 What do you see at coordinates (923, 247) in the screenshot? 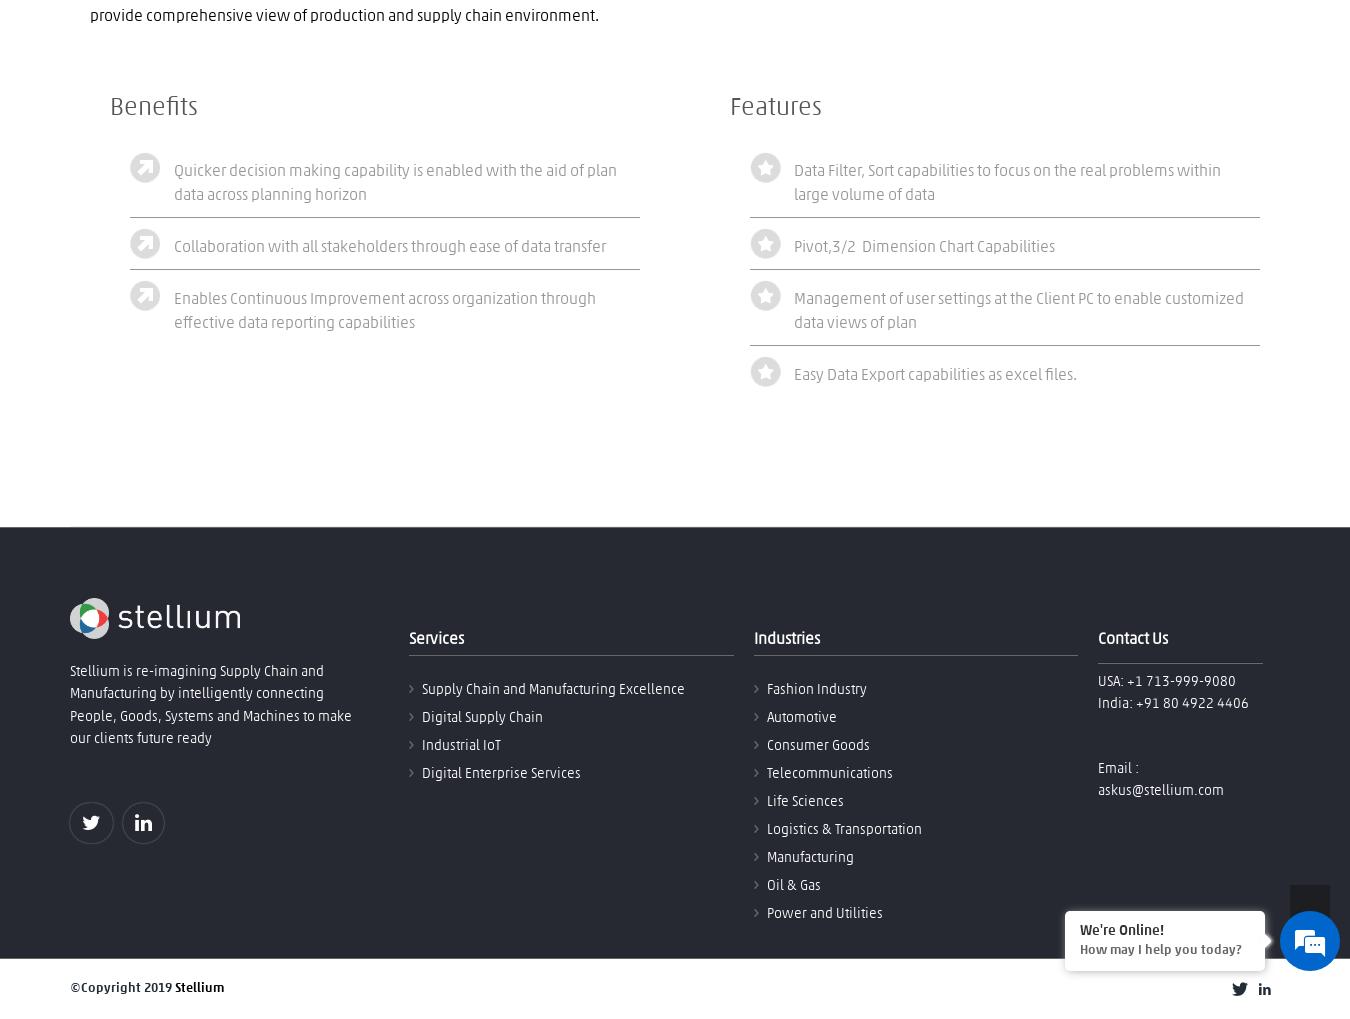
I see `'Pivot,3/2  Dimension Chart Capabilities'` at bounding box center [923, 247].